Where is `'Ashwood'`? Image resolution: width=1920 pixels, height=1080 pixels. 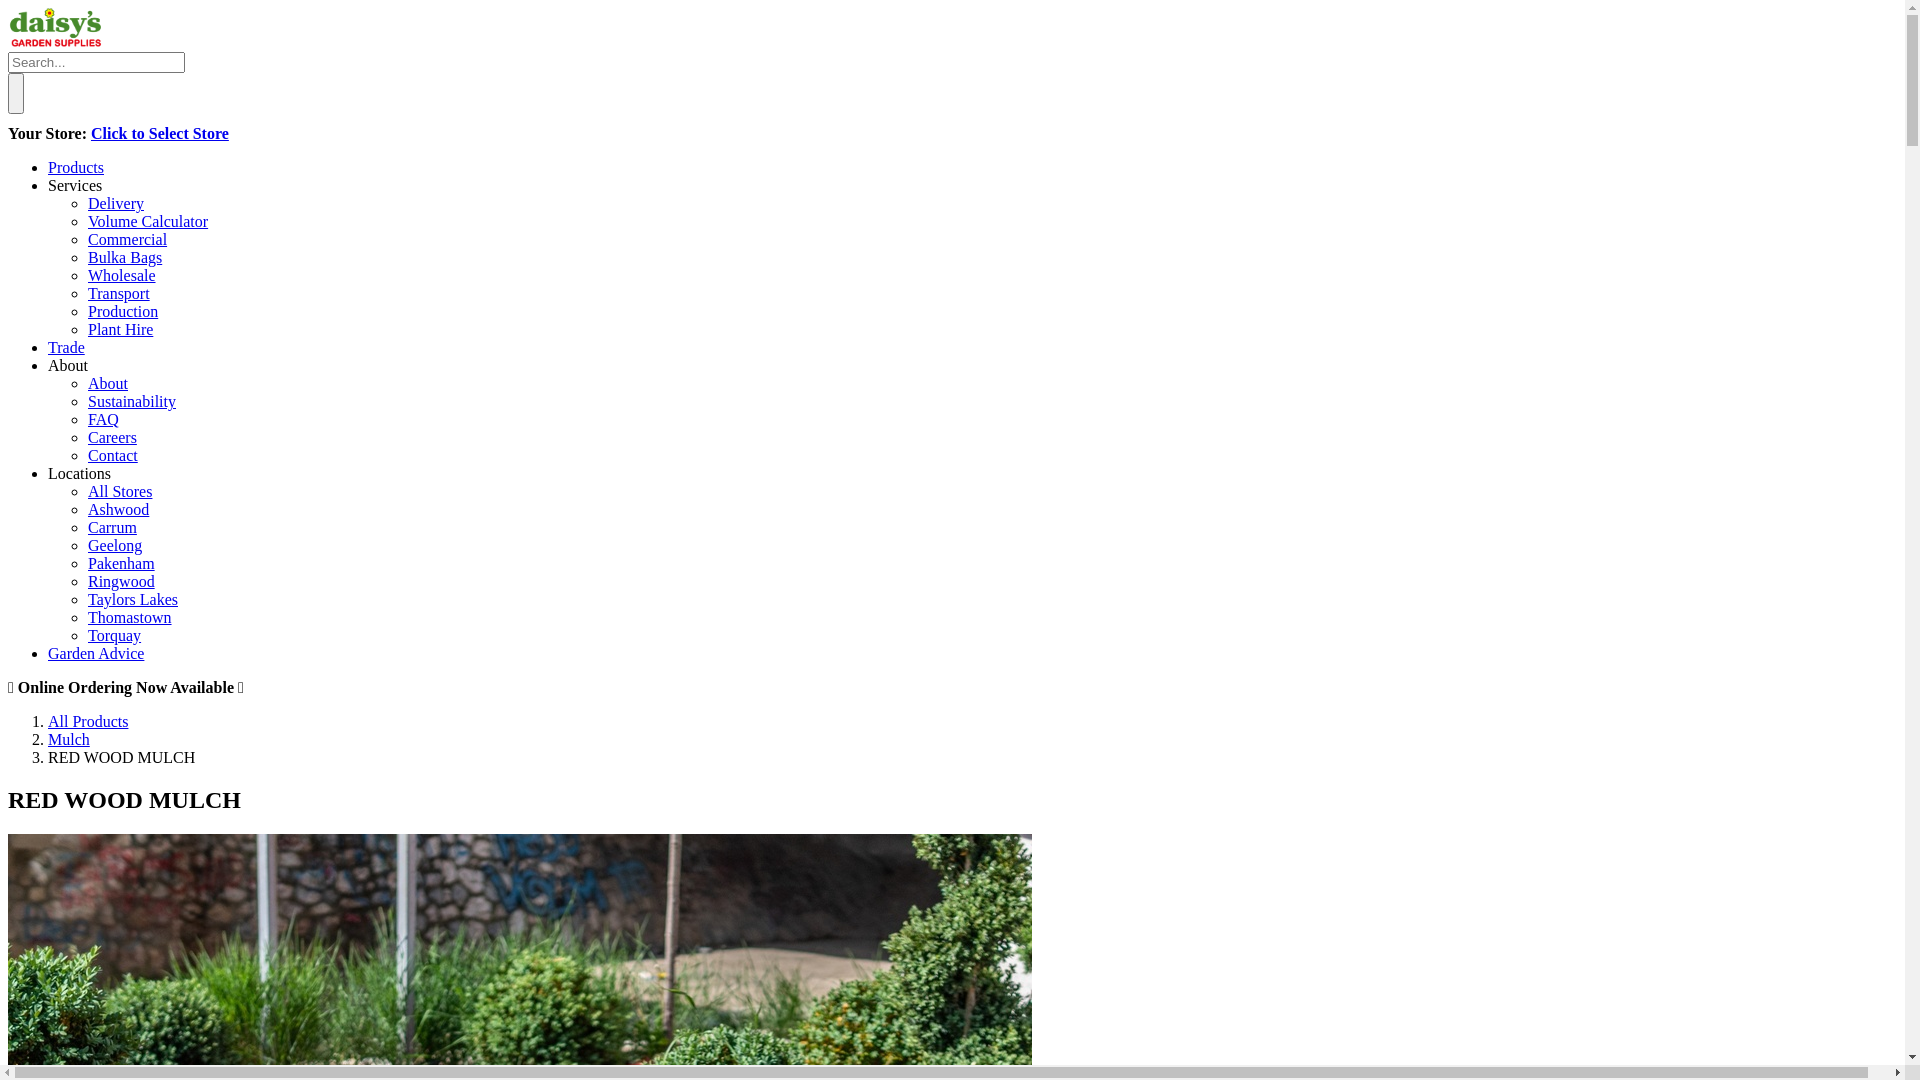 'Ashwood' is located at coordinates (117, 508).